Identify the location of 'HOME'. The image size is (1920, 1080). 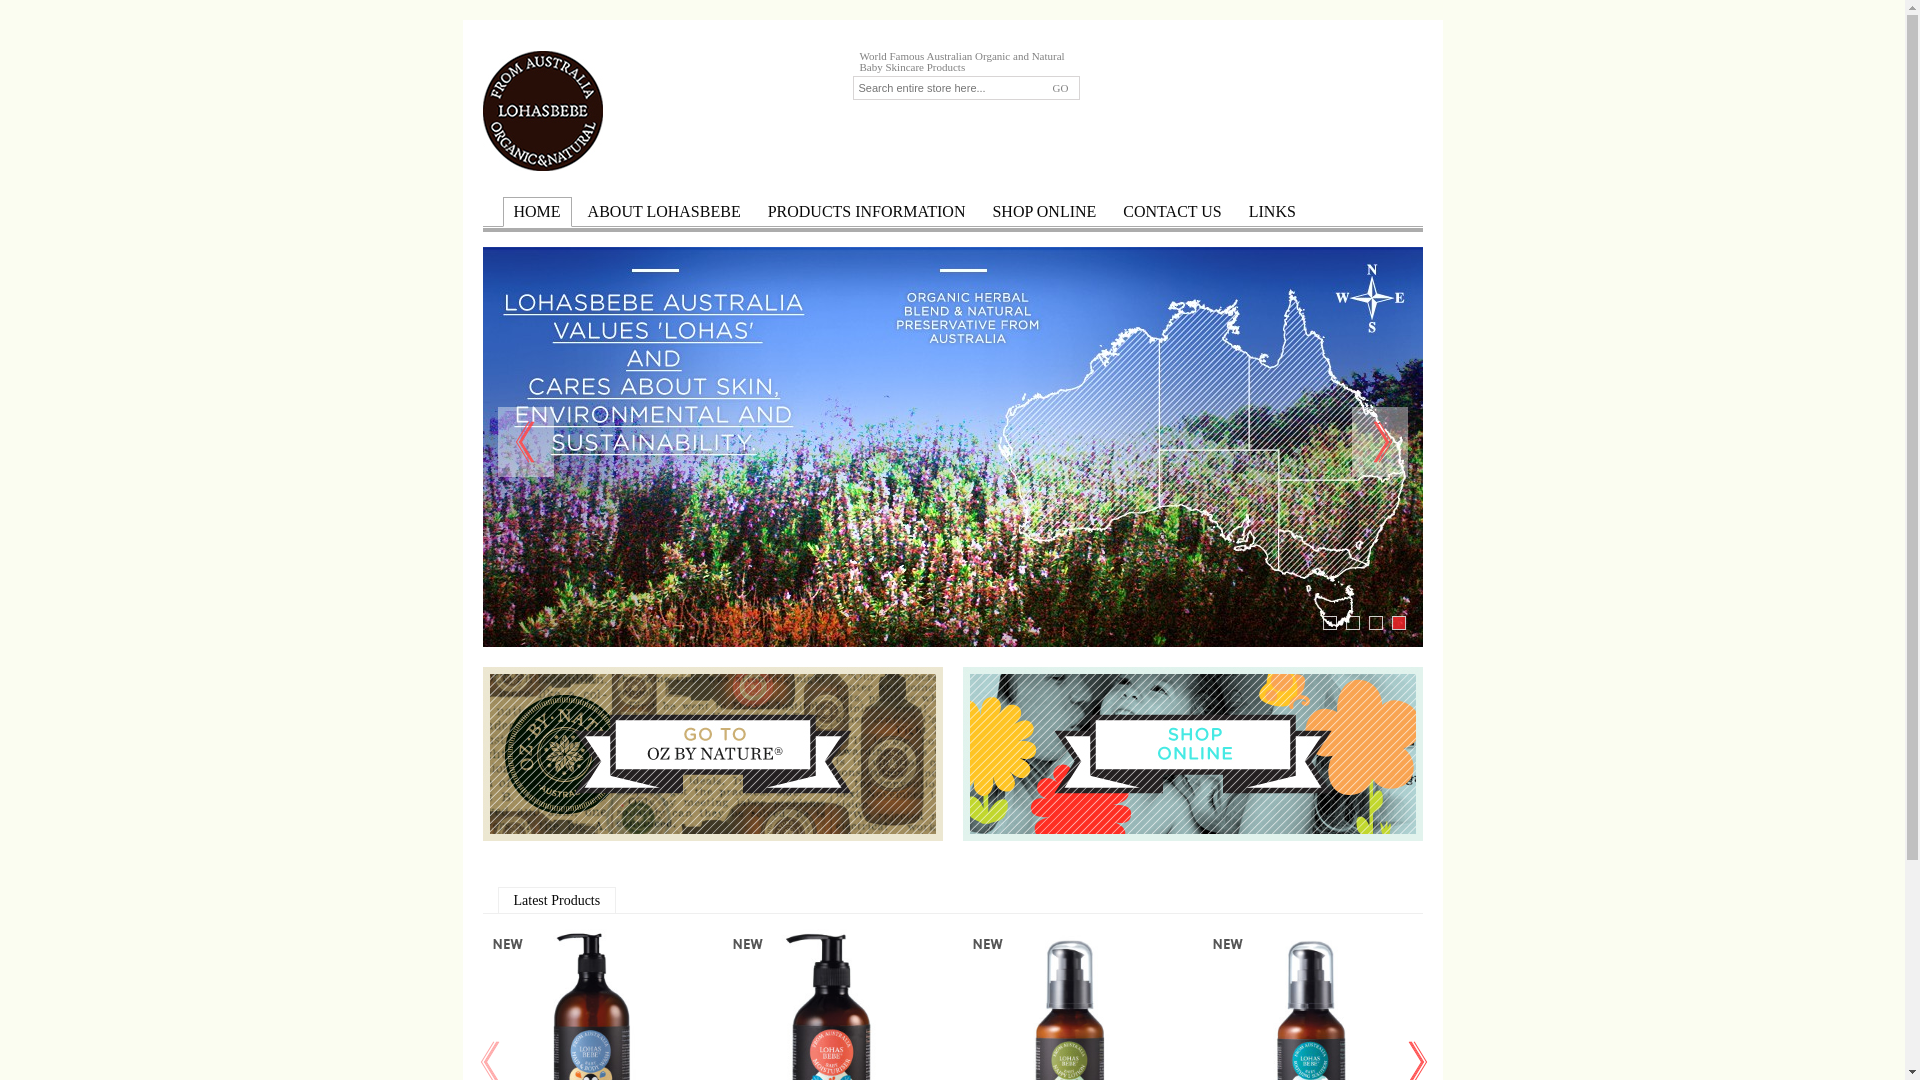
(537, 211).